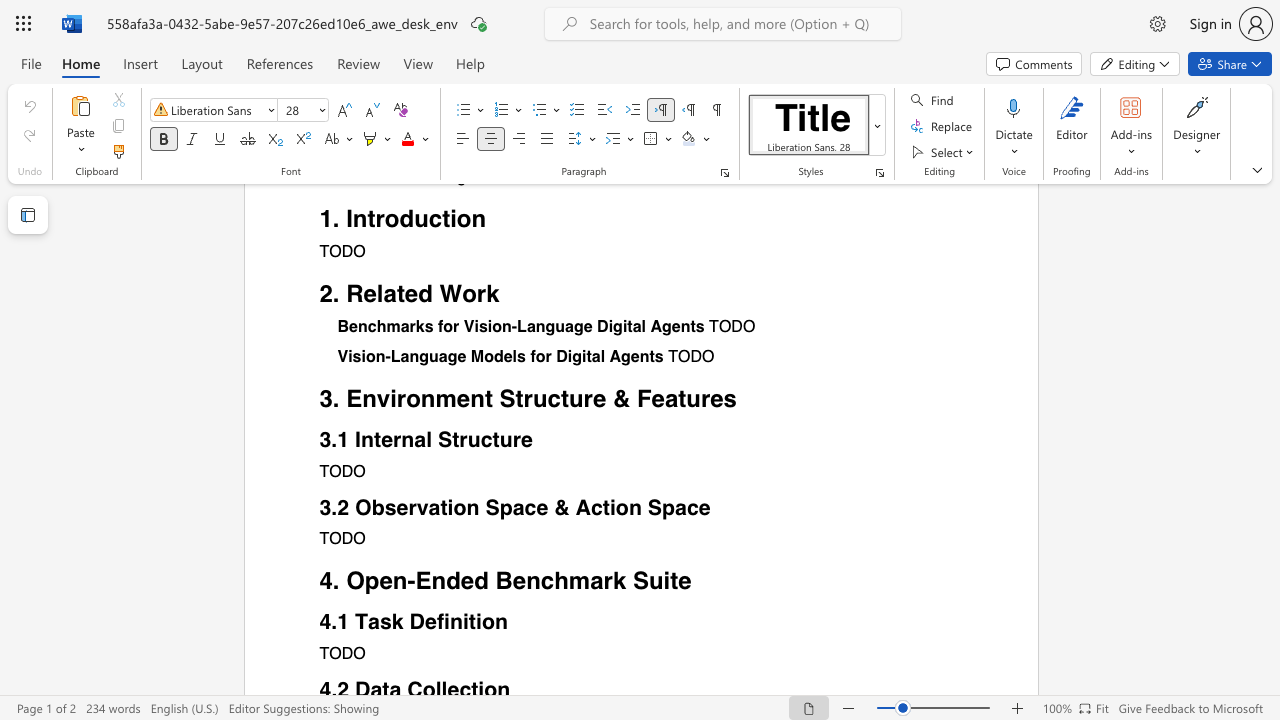 The image size is (1280, 720). What do you see at coordinates (360, 438) in the screenshot?
I see `the subset text "nterna" within the text "3.1 Internal Structure"` at bounding box center [360, 438].